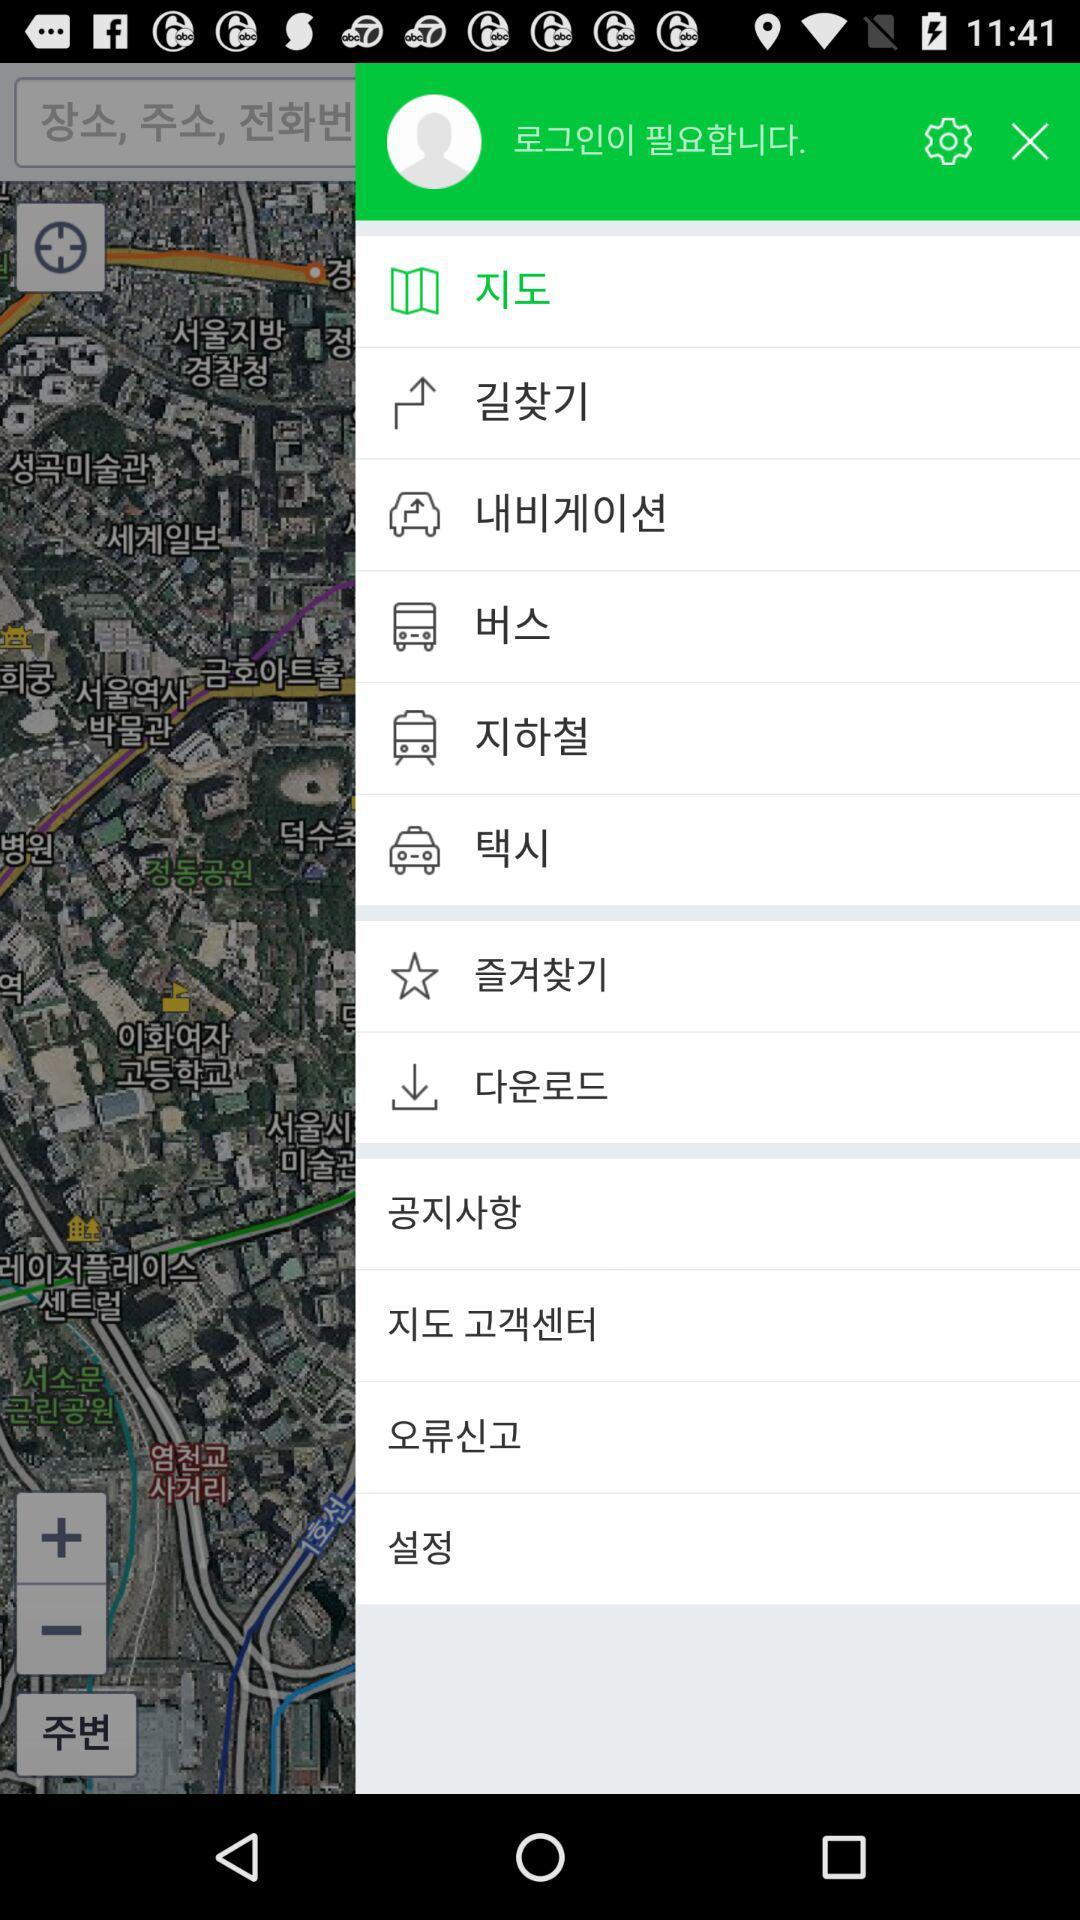 This screenshot has width=1080, height=1920. I want to click on the close icon, so click(1019, 130).